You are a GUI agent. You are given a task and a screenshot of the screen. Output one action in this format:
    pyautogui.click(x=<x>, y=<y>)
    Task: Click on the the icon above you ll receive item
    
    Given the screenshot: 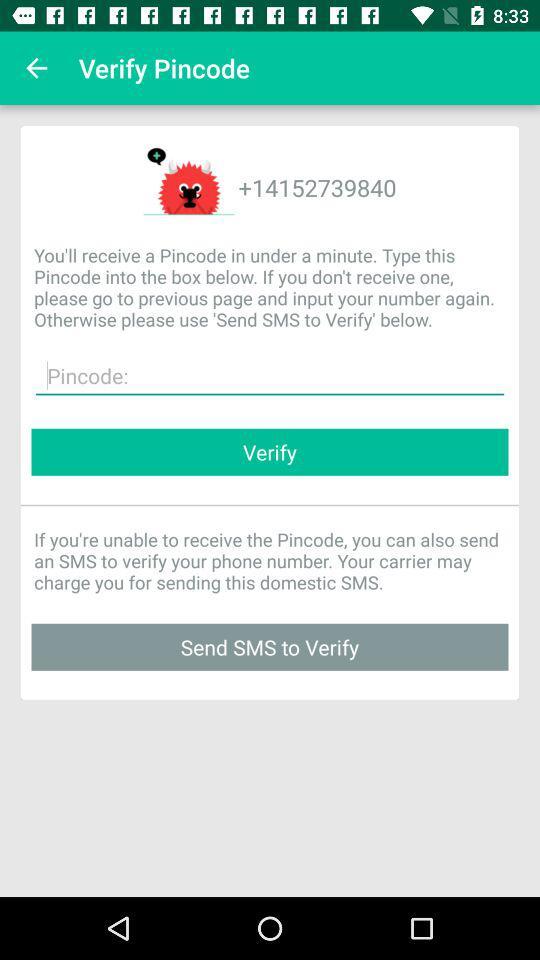 What is the action you would take?
    pyautogui.click(x=36, y=68)
    